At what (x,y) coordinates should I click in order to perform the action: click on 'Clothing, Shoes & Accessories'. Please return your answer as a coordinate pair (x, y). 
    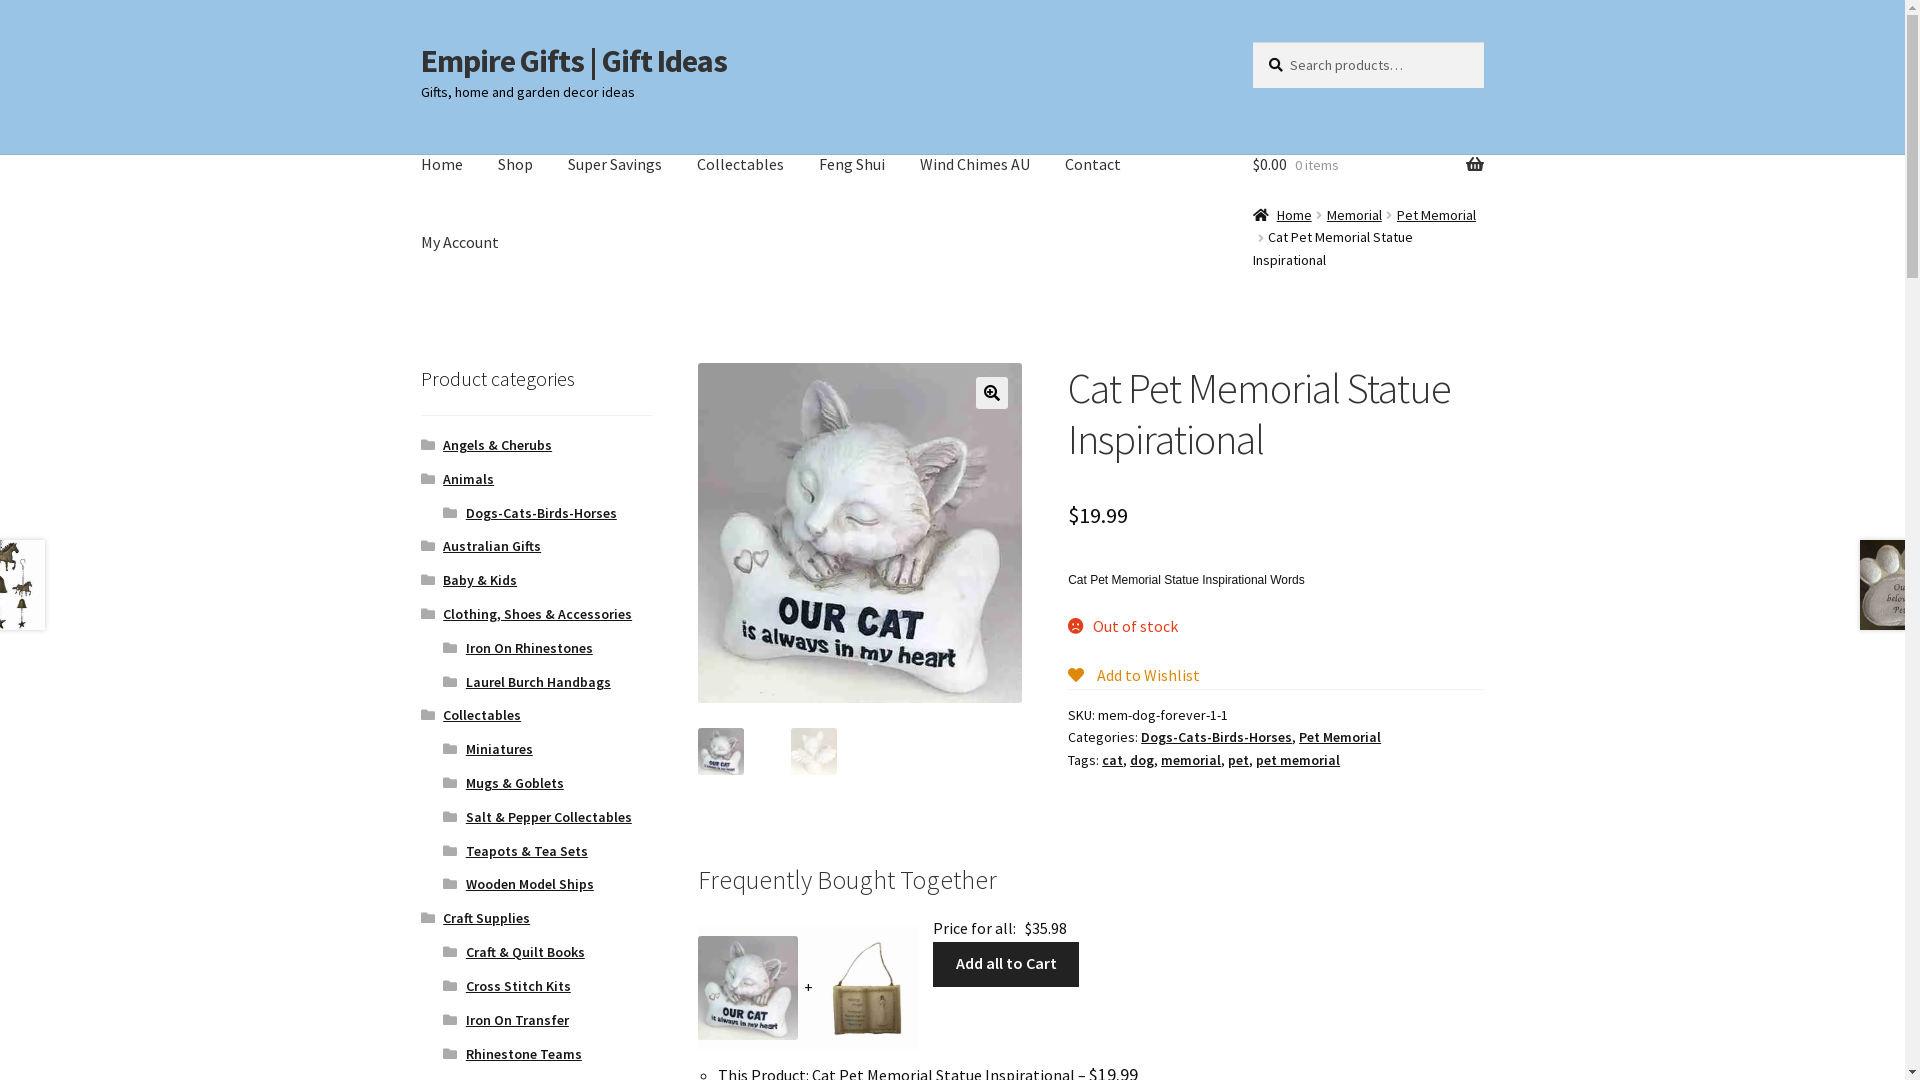
    Looking at the image, I should click on (537, 612).